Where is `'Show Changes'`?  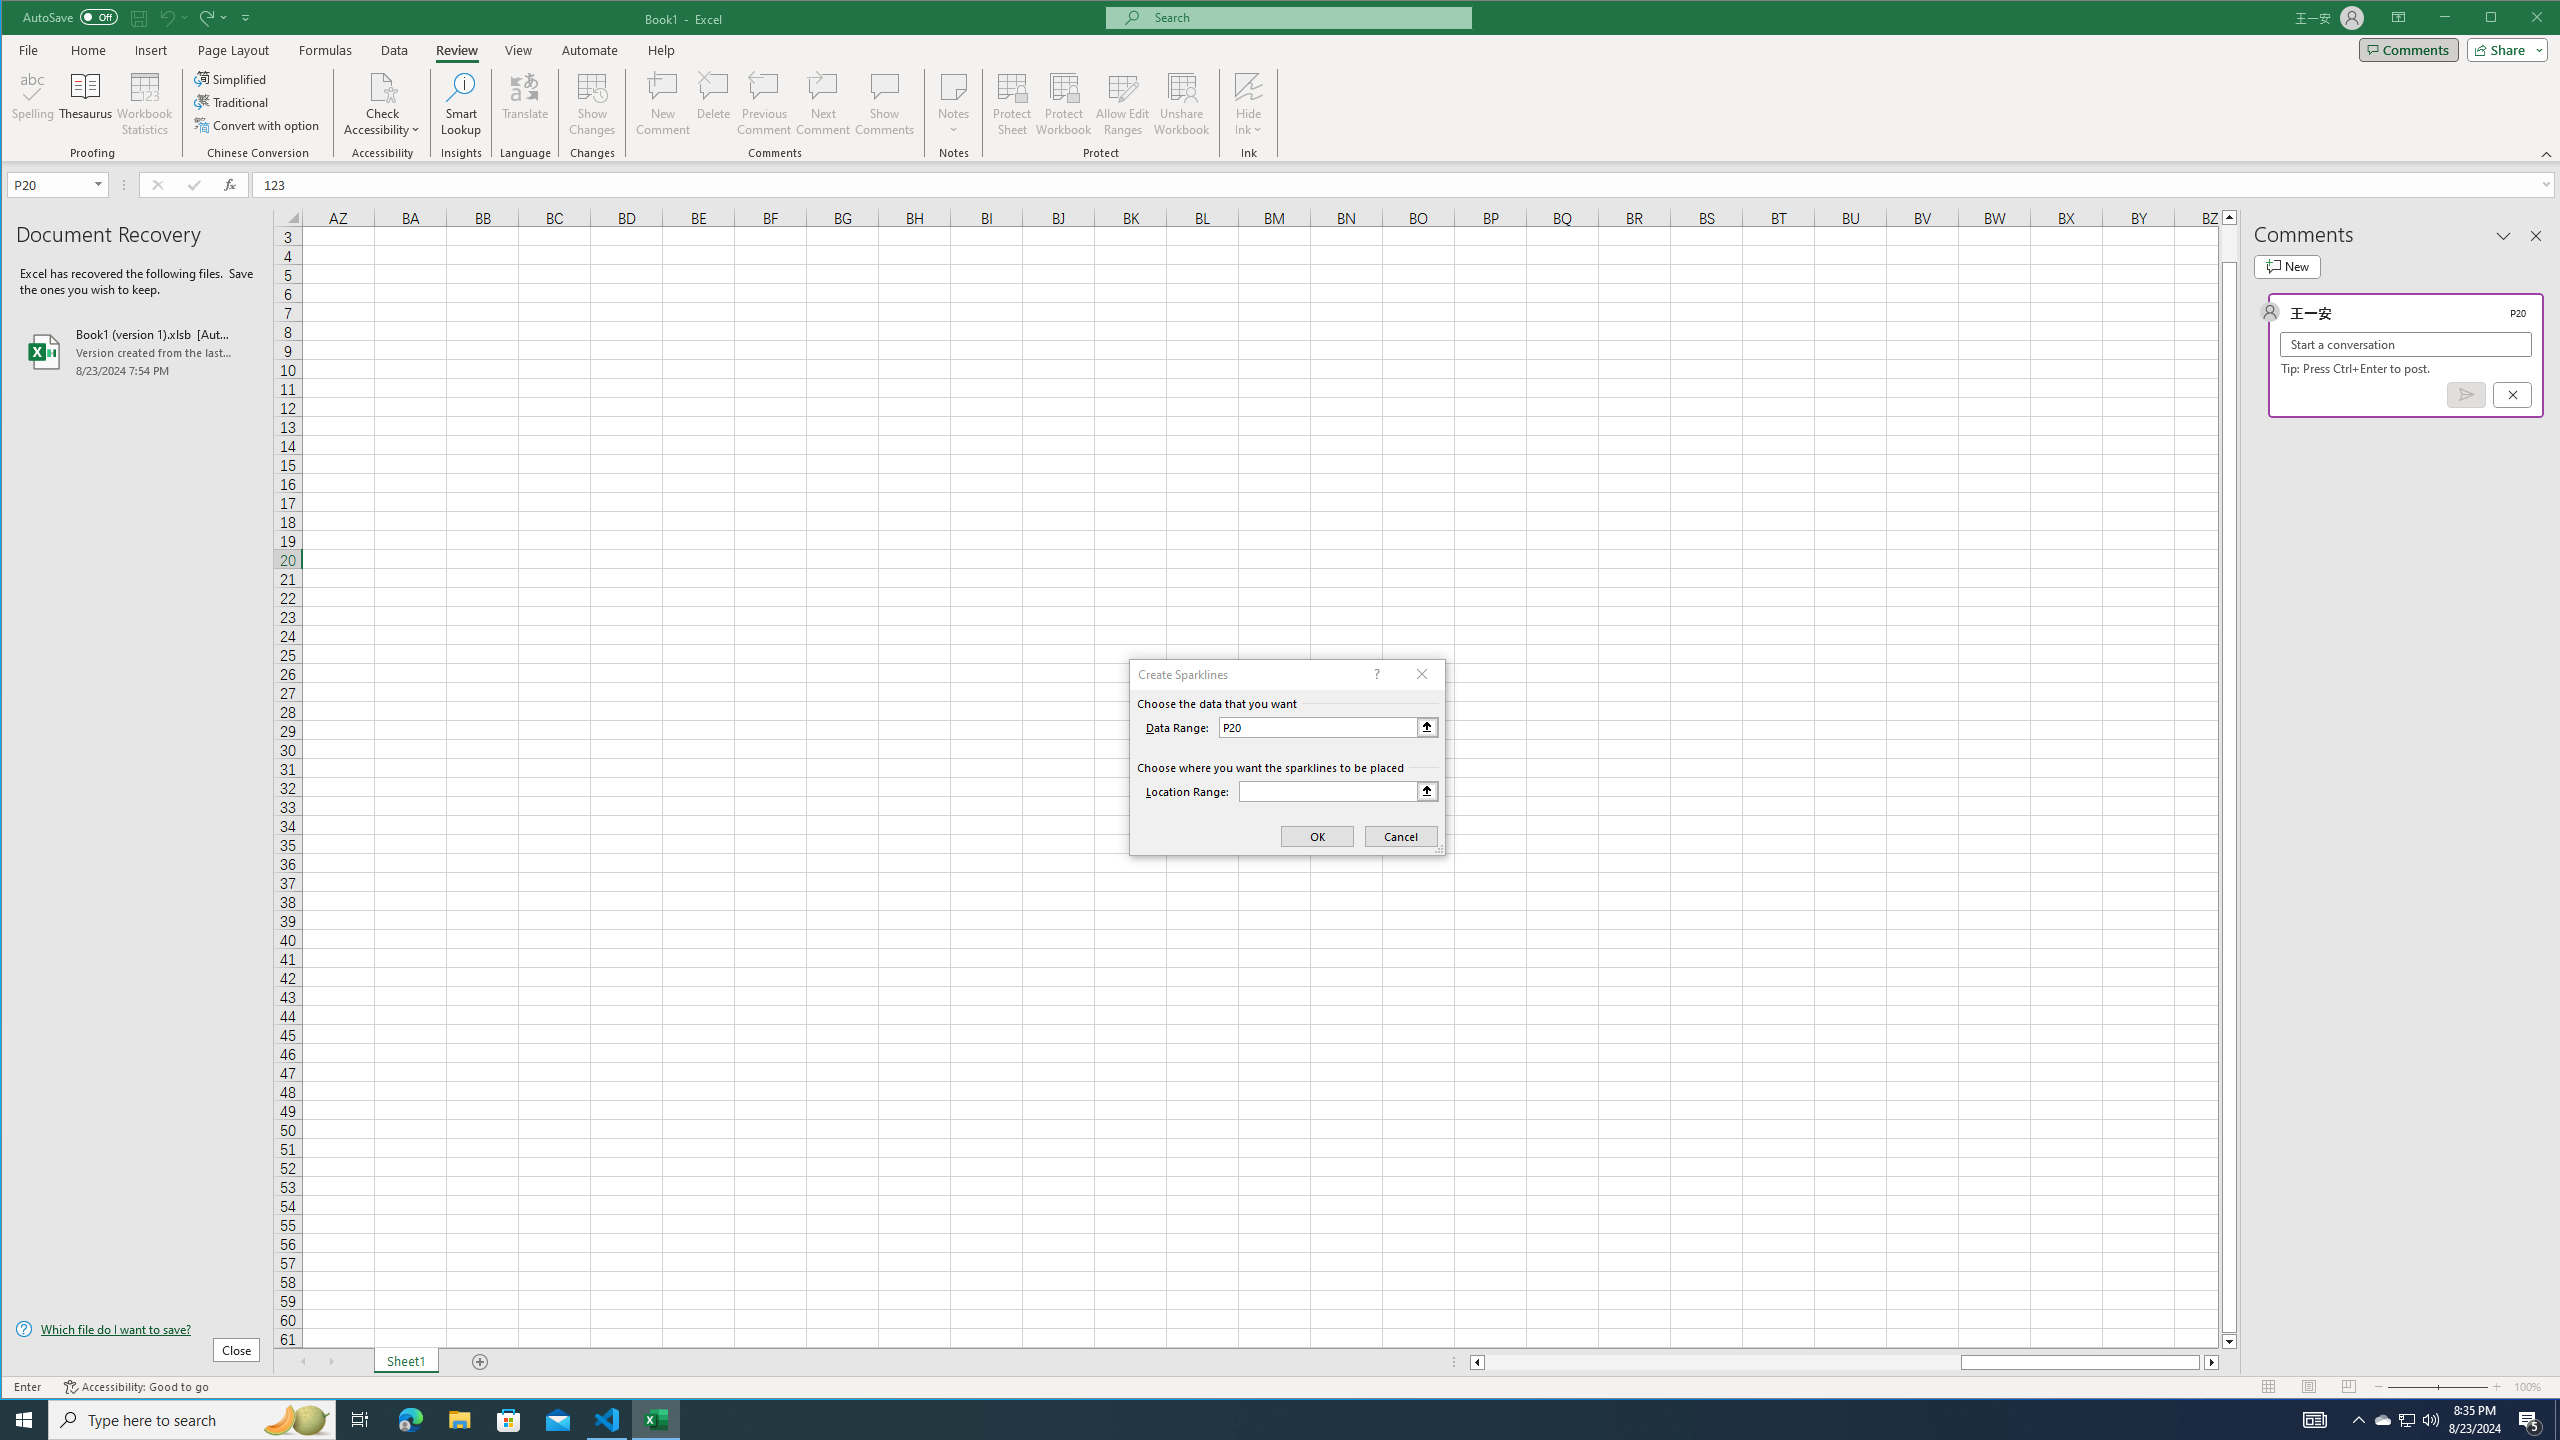
'Show Changes' is located at coordinates (591, 103).